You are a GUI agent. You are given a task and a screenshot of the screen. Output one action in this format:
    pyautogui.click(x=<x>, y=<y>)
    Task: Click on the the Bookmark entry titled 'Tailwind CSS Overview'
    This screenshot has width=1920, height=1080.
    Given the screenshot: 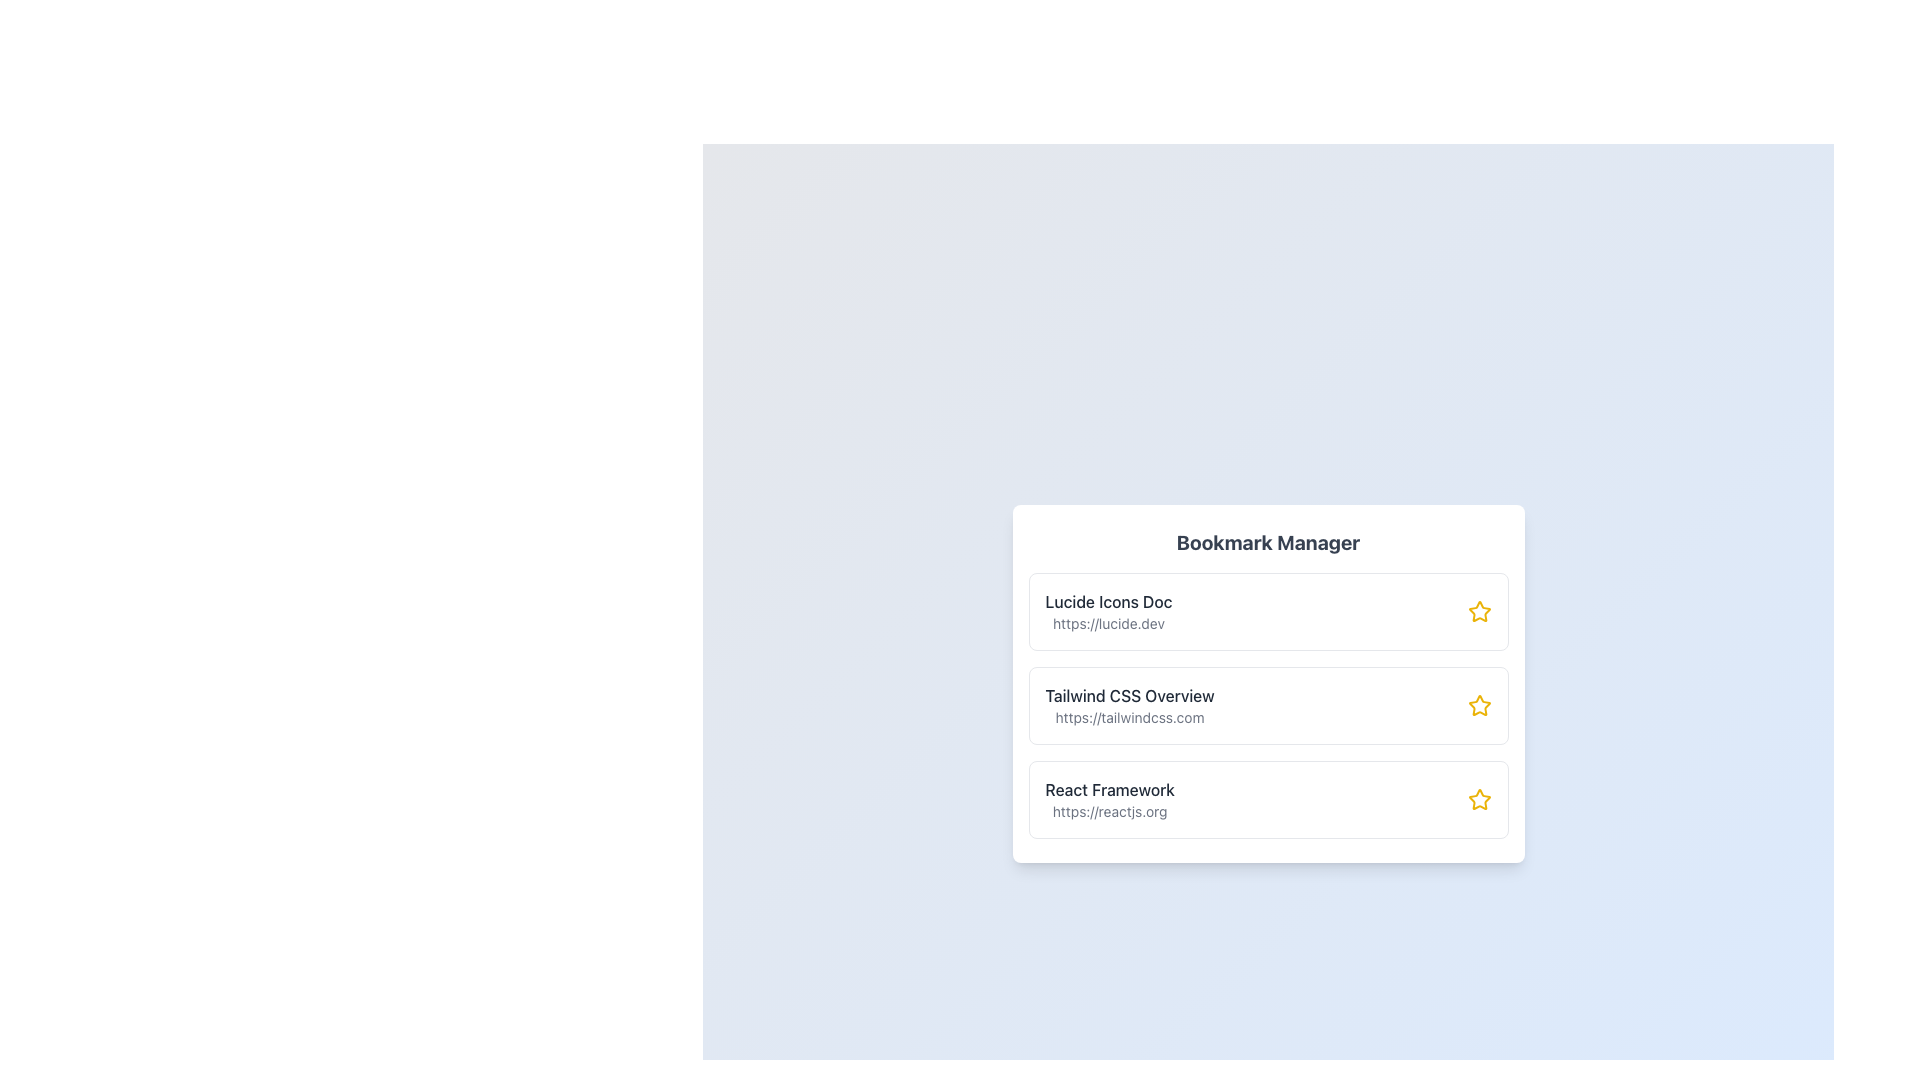 What is the action you would take?
    pyautogui.click(x=1130, y=704)
    